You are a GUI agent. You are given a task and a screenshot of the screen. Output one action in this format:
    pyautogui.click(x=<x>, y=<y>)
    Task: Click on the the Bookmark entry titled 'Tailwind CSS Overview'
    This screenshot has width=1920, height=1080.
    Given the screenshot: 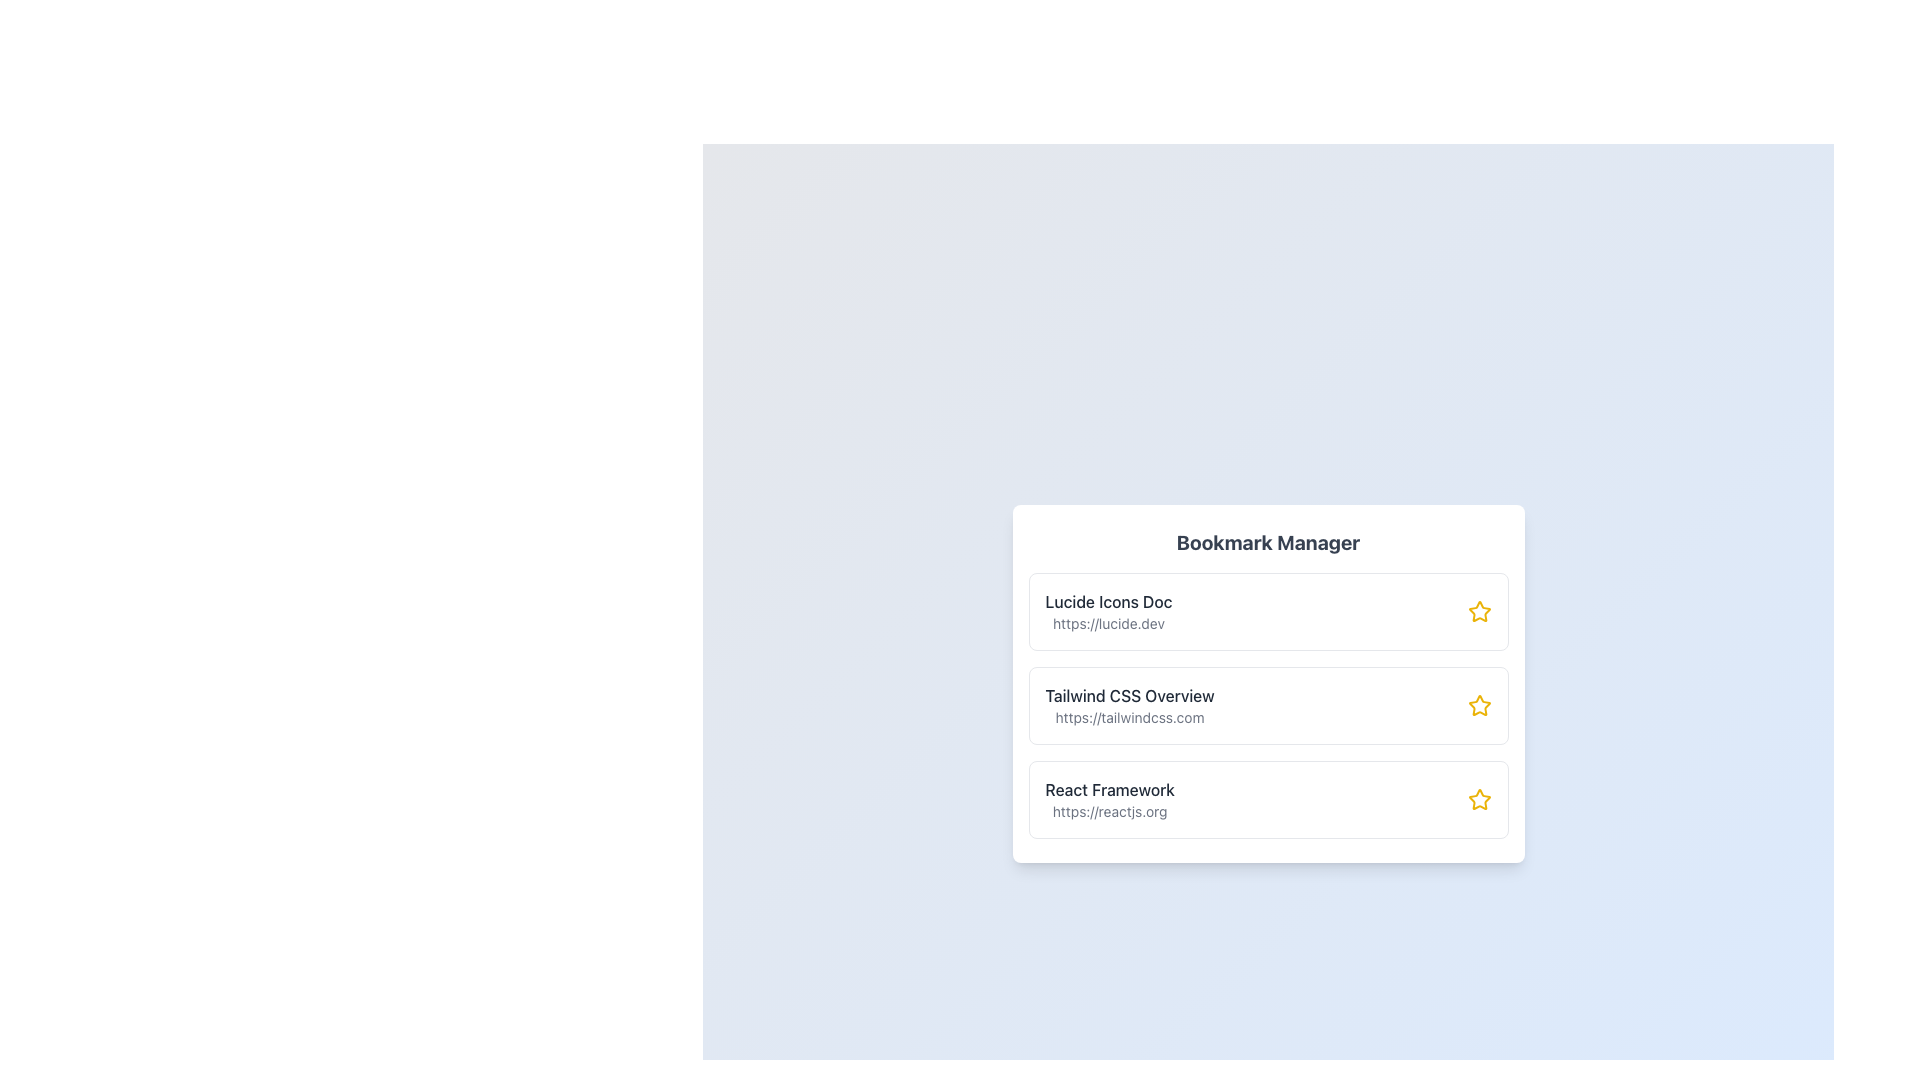 What is the action you would take?
    pyautogui.click(x=1130, y=704)
    